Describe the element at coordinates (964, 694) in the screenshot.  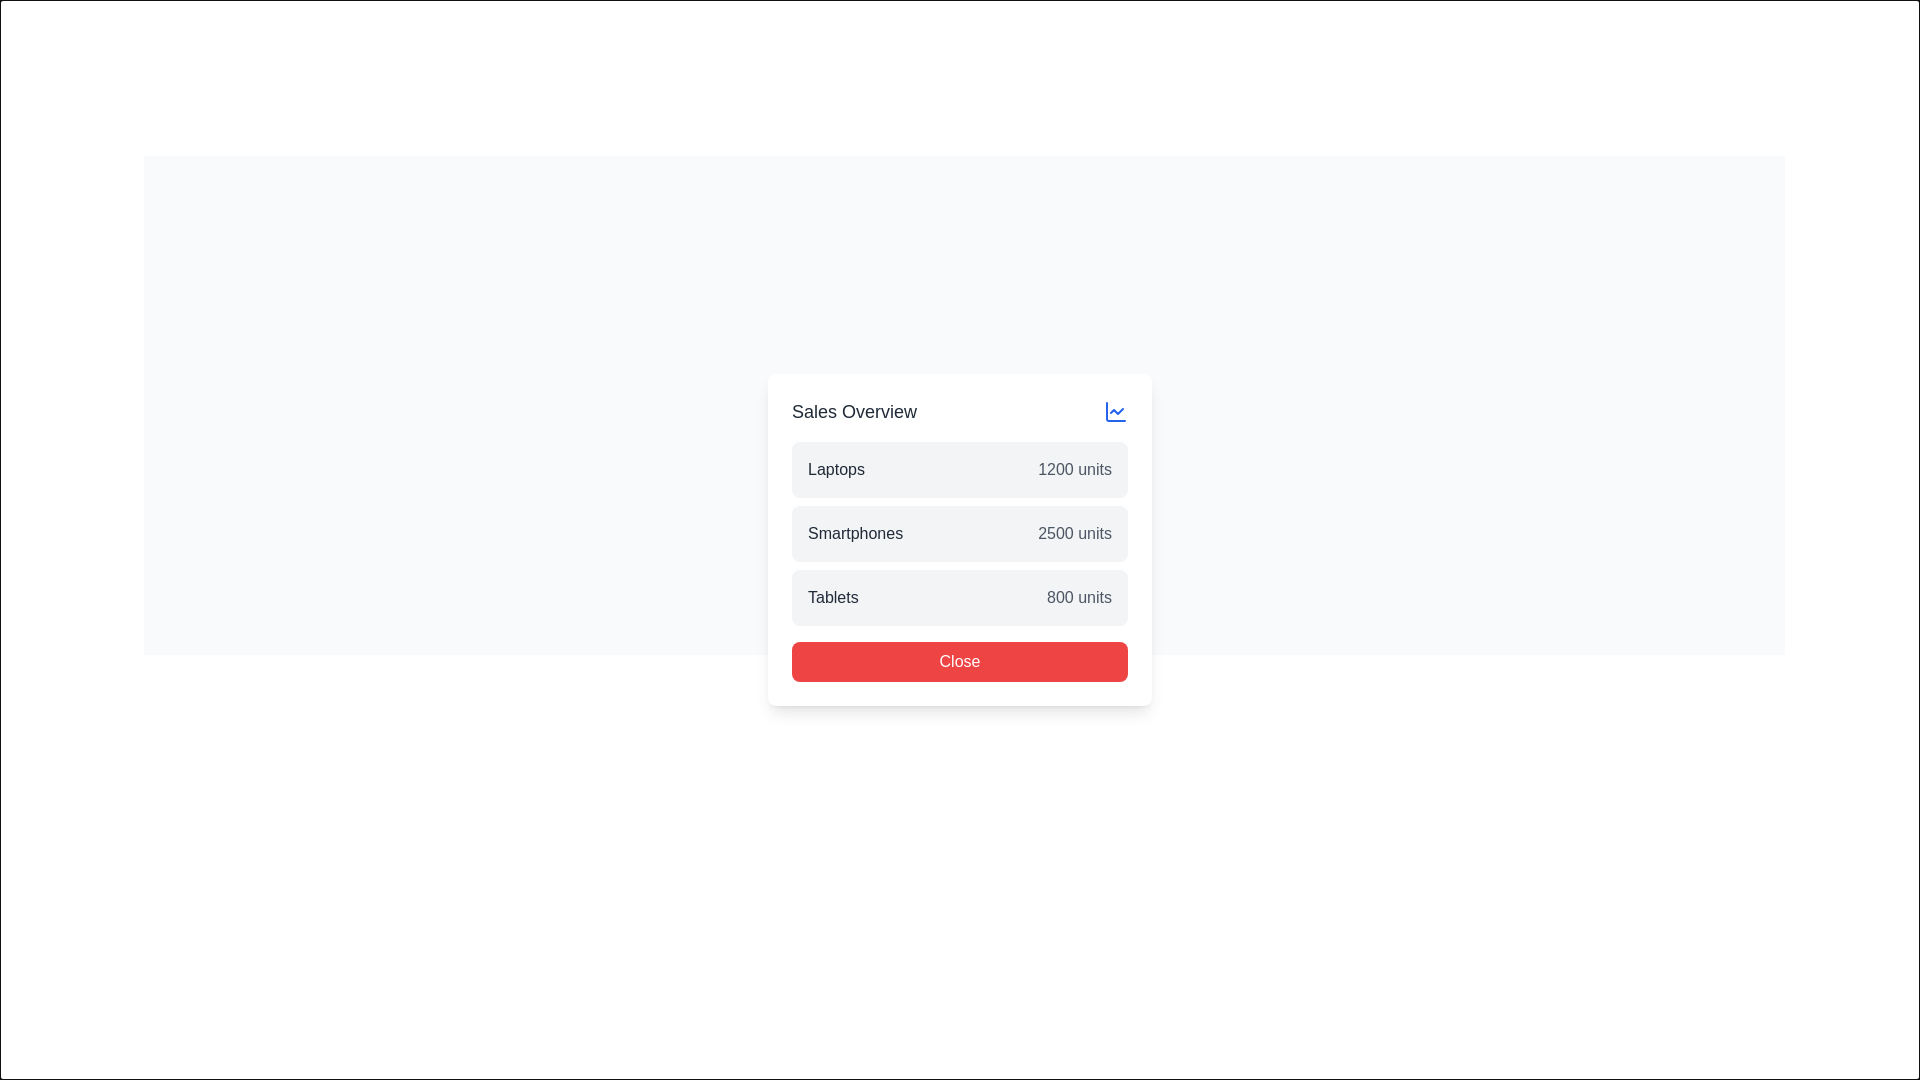
I see `the 'Close' button to close the dialog` at that location.